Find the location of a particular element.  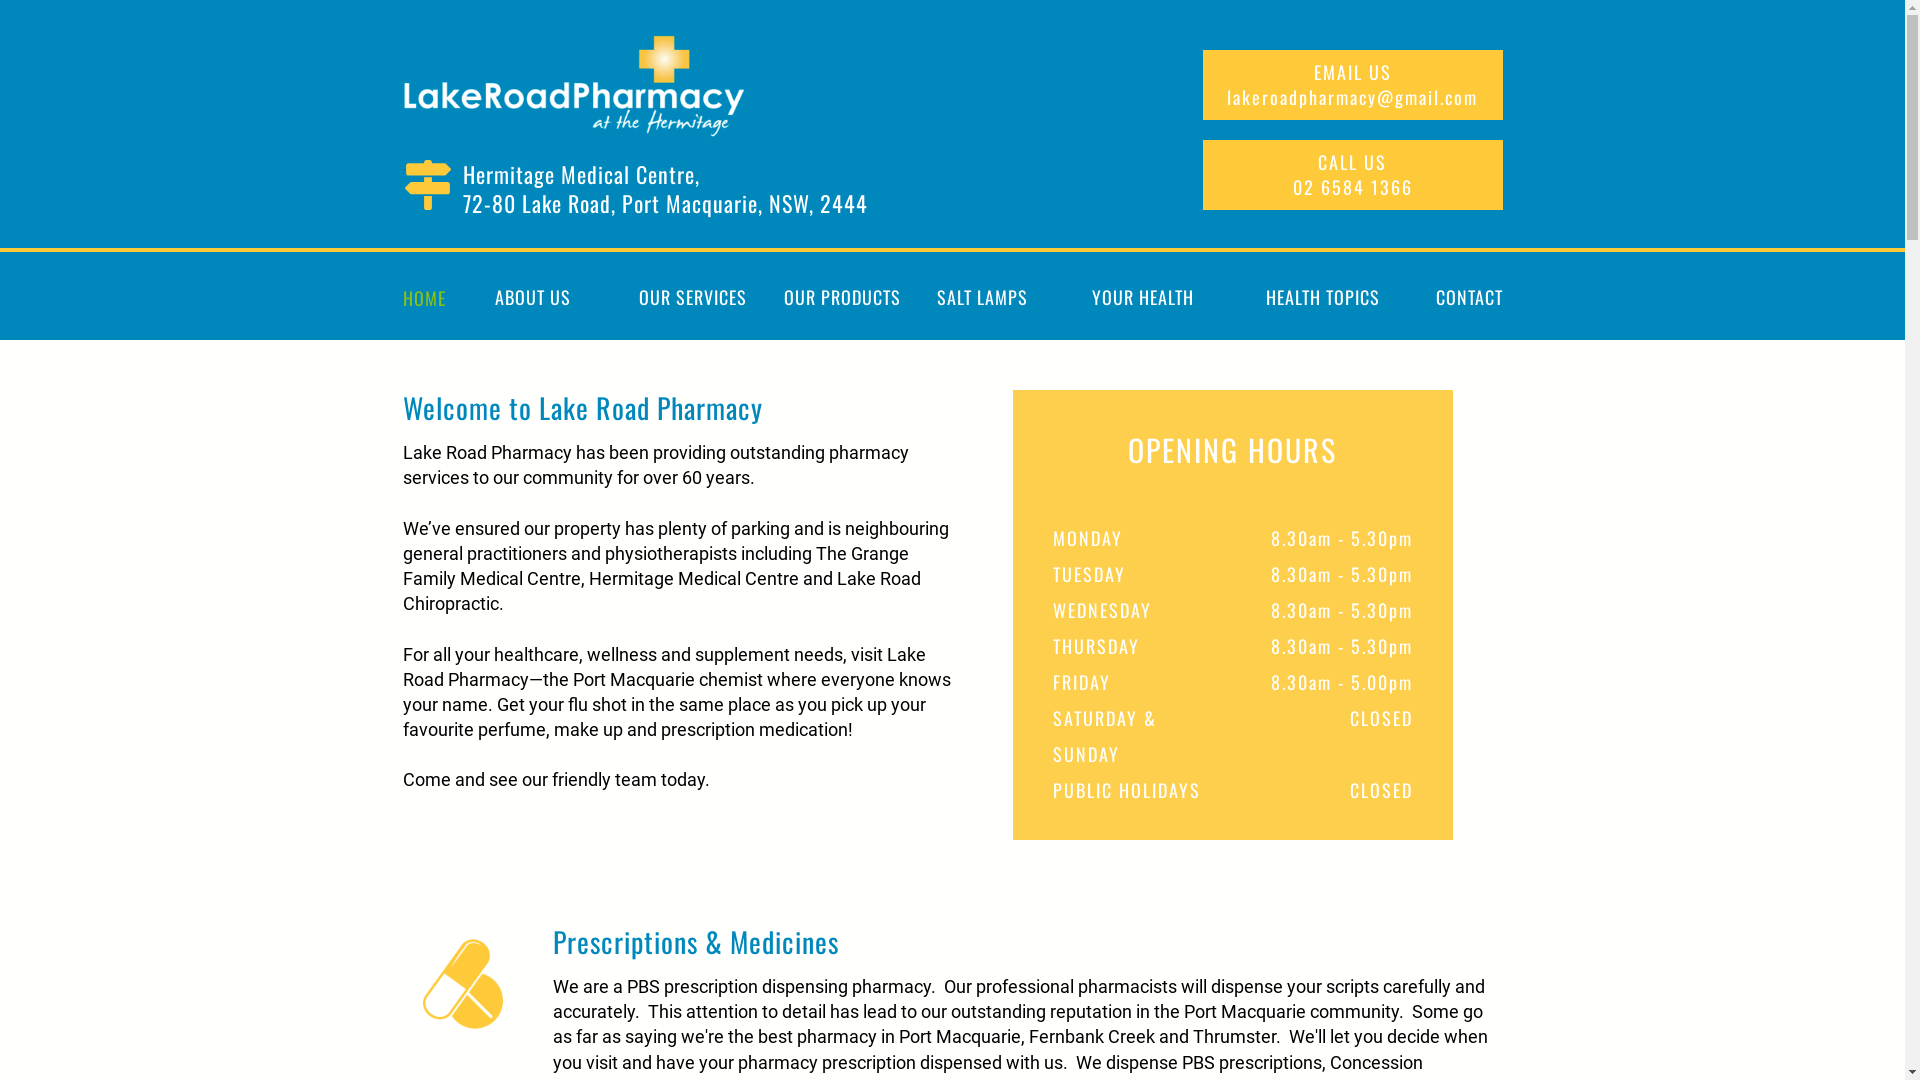

'CALL US is located at coordinates (1352, 173).